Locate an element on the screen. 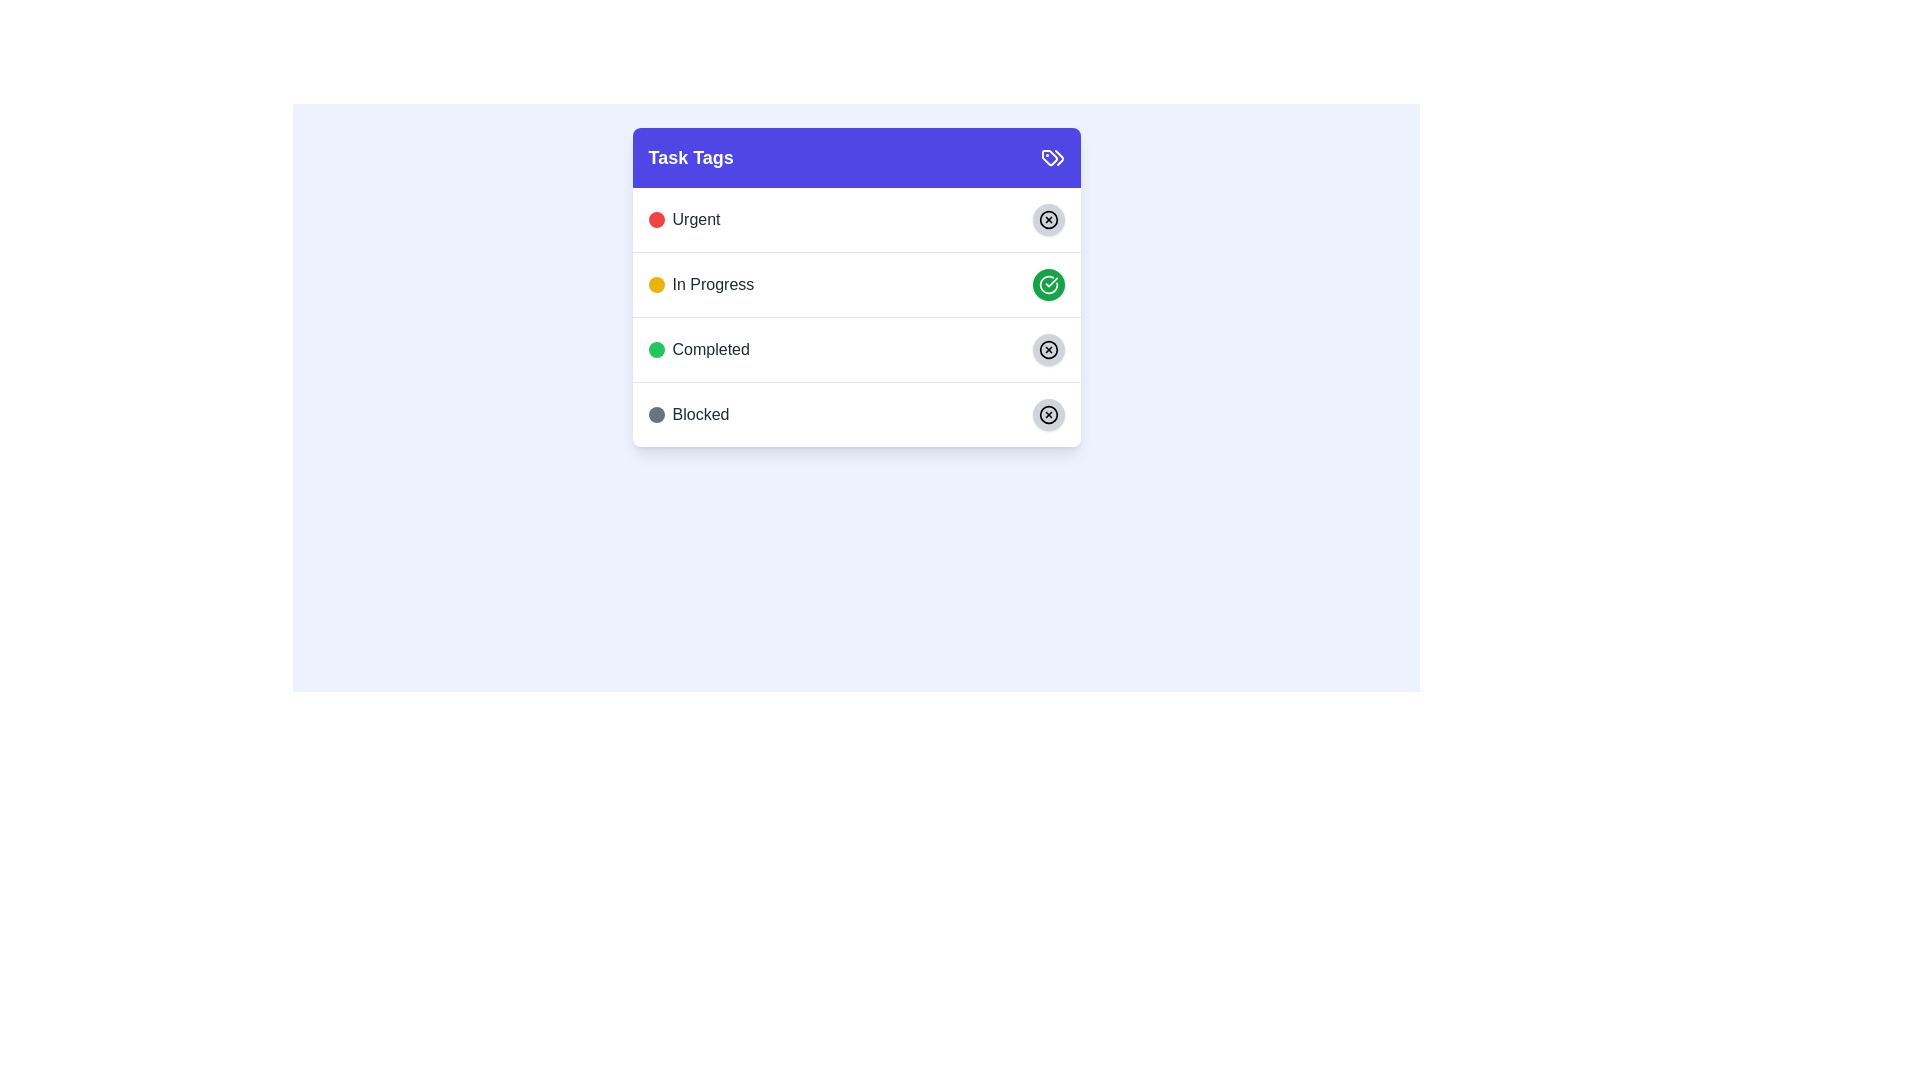  the circular element with a black border located to the right of the green 'Completed' status chip in the 'Completed' row is located at coordinates (1047, 349).